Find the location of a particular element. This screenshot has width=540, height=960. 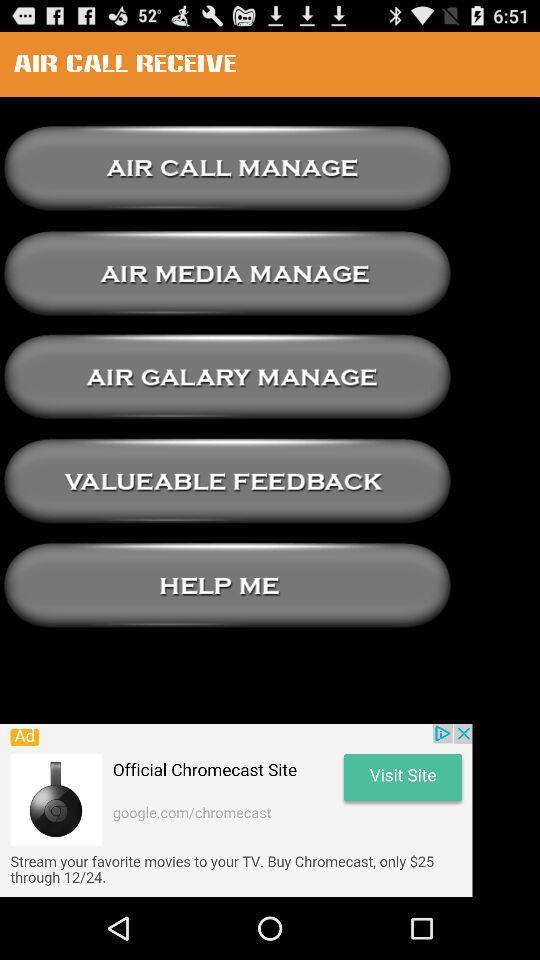

open link is located at coordinates (226, 272).